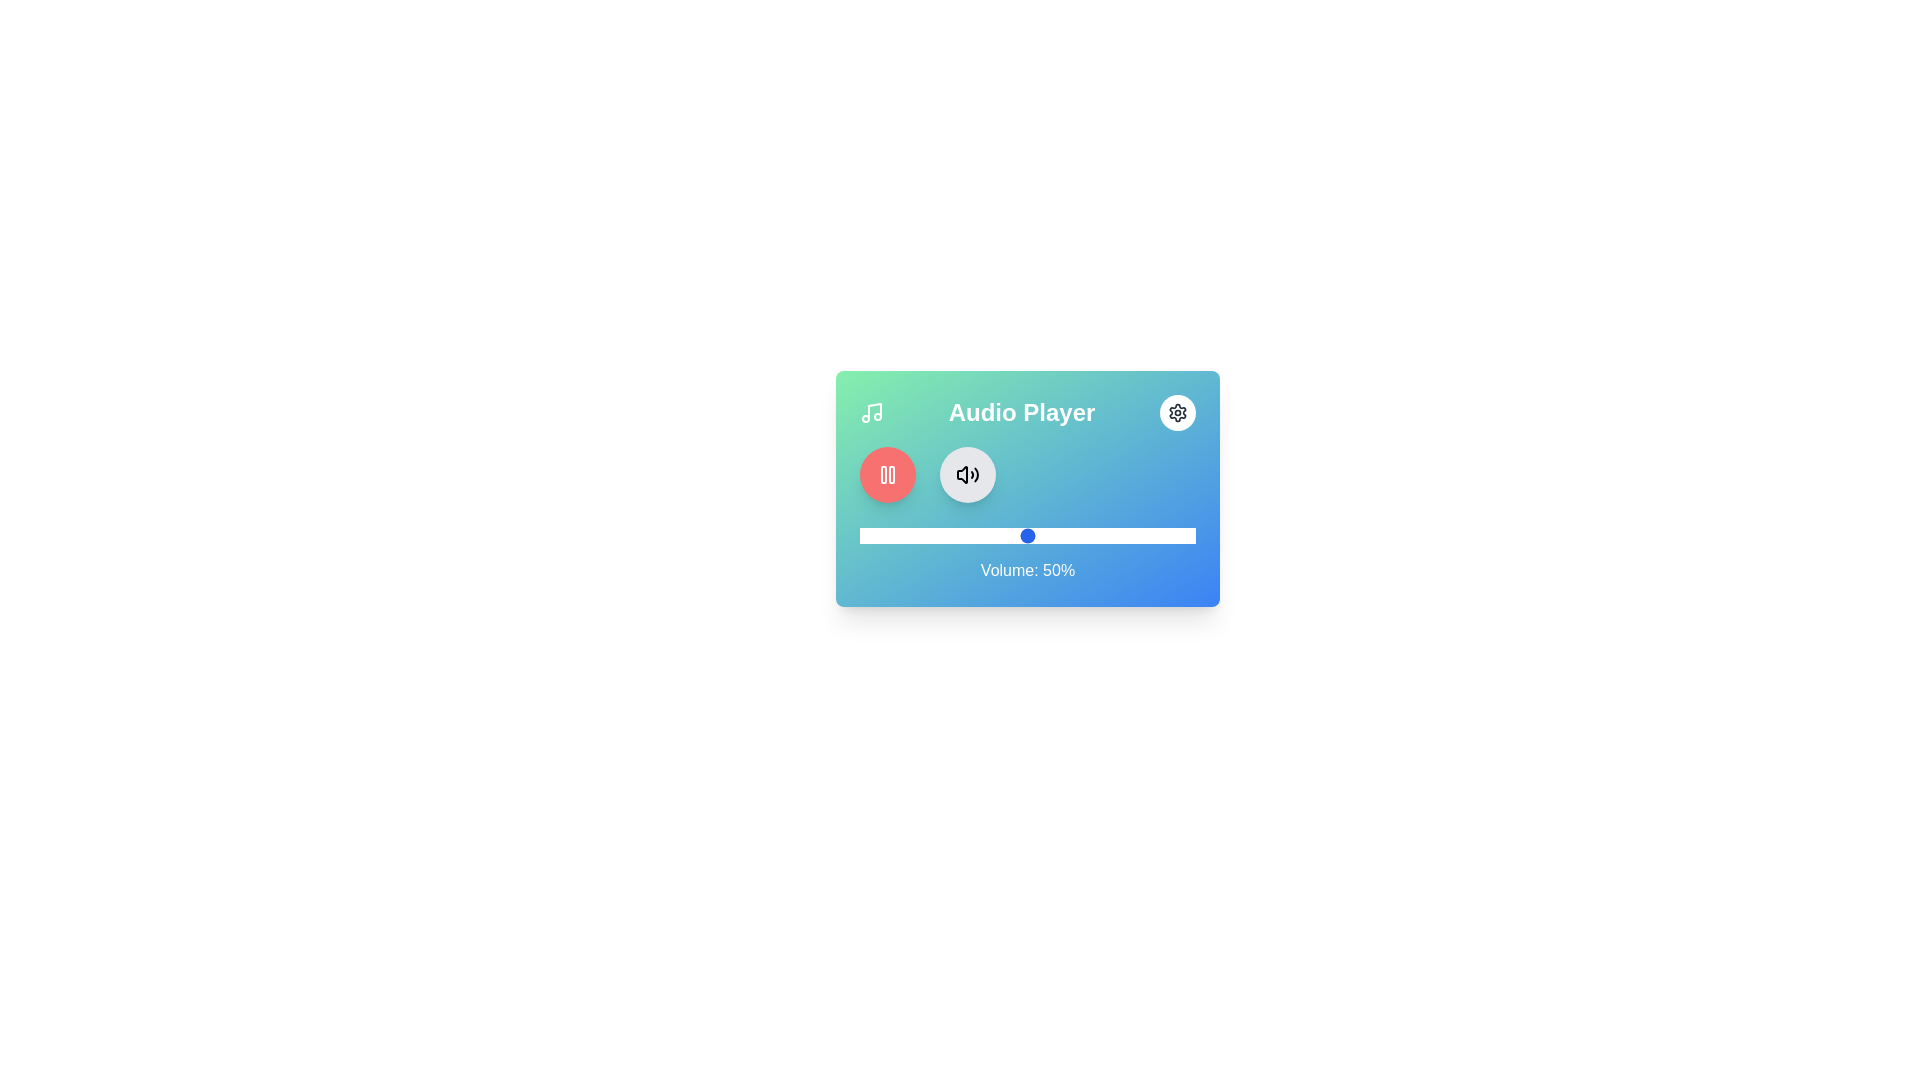 The width and height of the screenshot is (1920, 1080). I want to click on volume, so click(916, 535).